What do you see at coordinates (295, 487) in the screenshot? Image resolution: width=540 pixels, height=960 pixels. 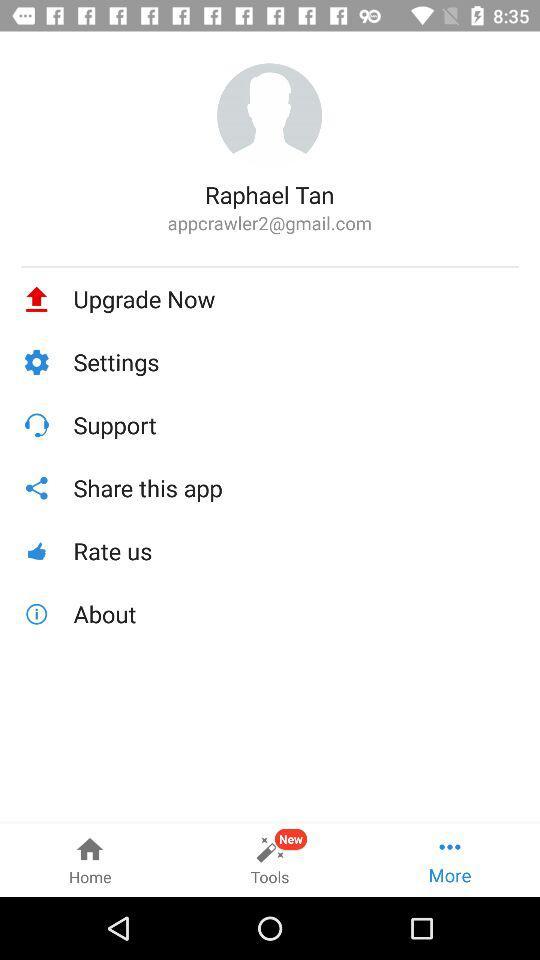 I see `the icon below support icon` at bounding box center [295, 487].